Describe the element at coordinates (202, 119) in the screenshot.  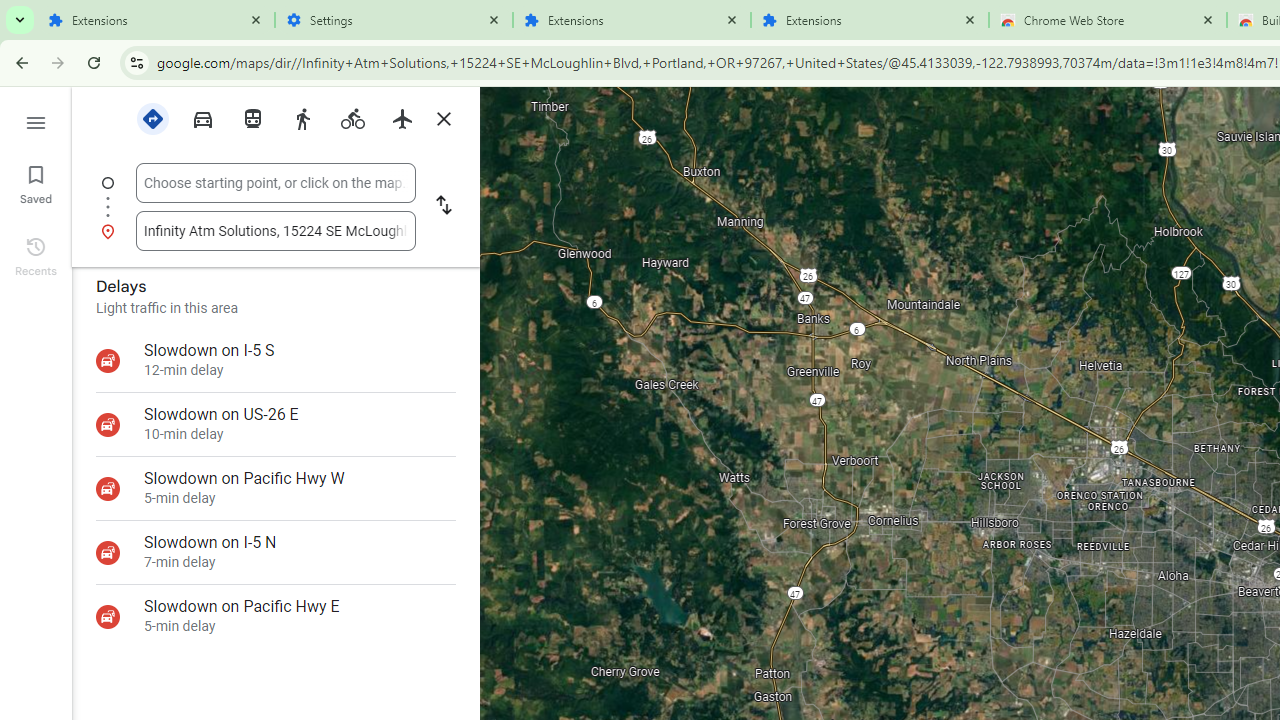
I see `'Driving'` at that location.